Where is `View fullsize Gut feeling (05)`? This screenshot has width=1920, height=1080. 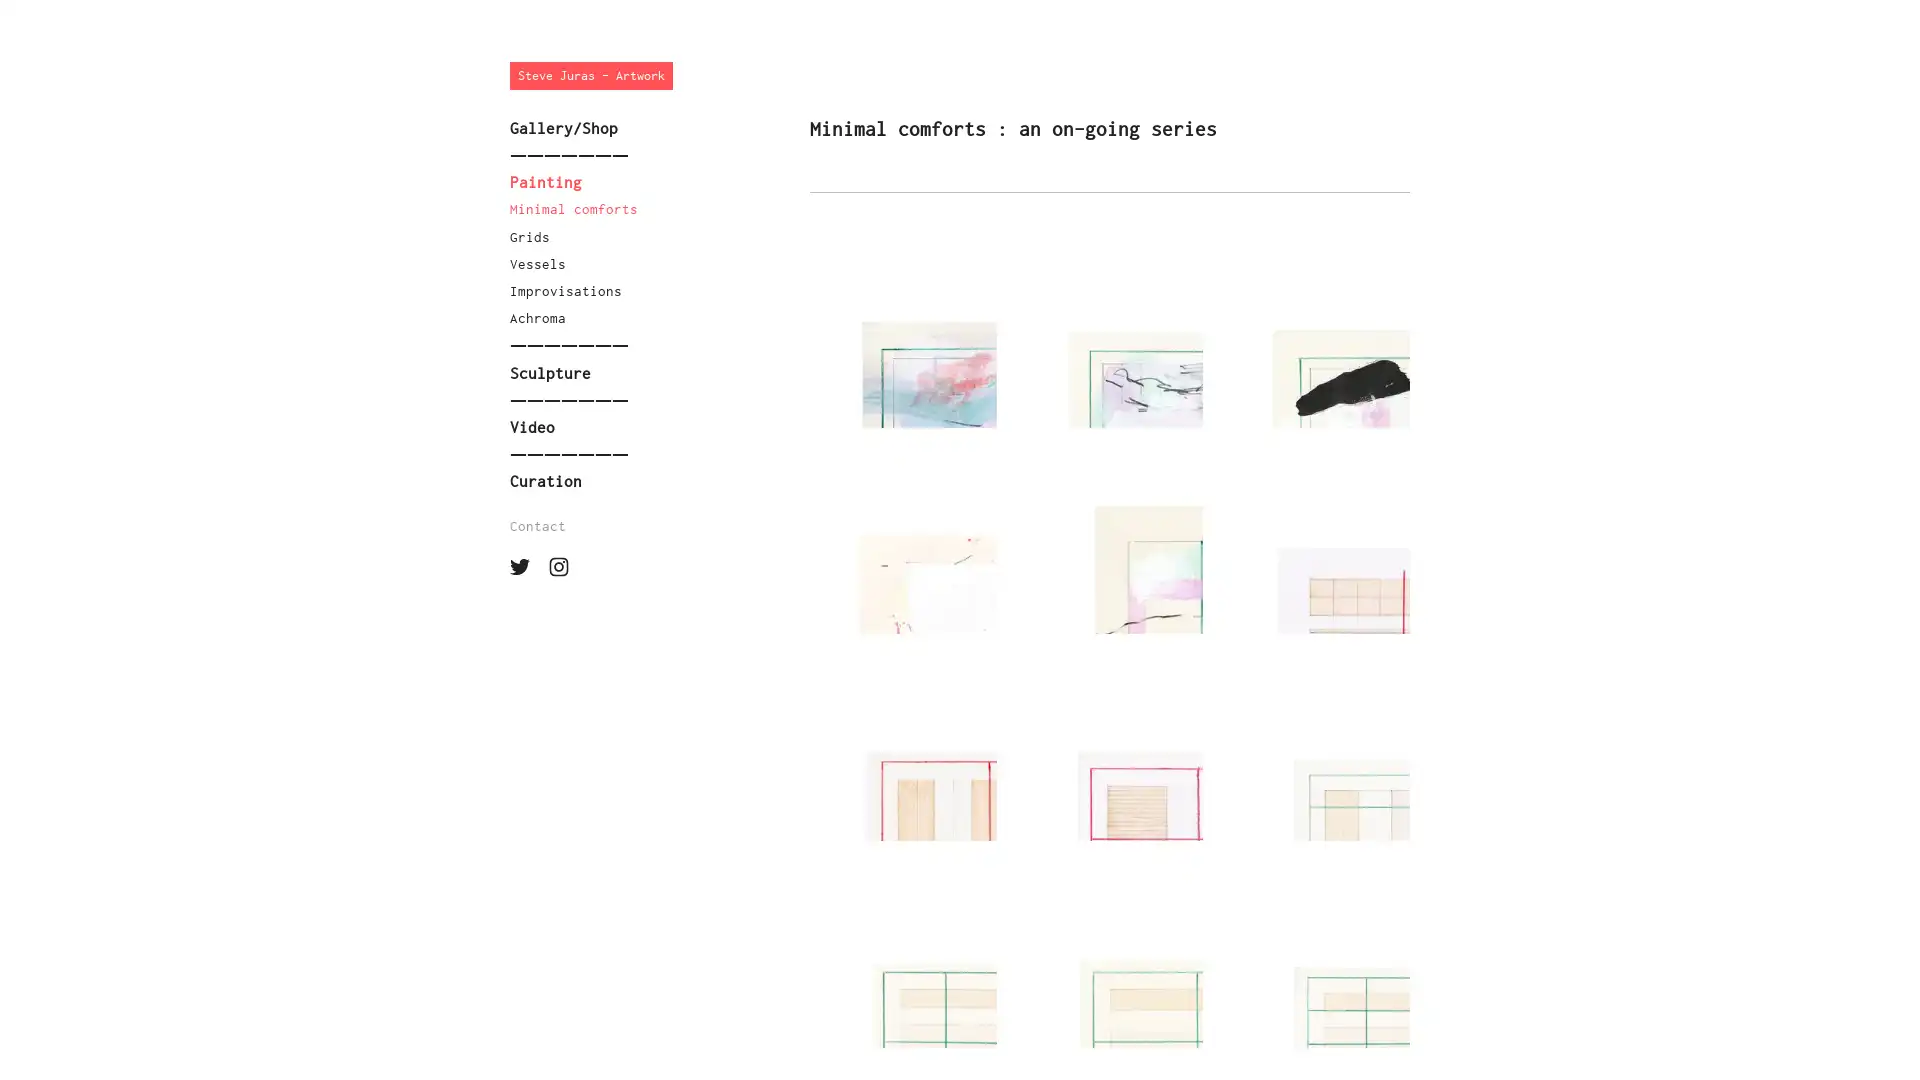 View fullsize Gut feeling (05) is located at coordinates (1108, 558).